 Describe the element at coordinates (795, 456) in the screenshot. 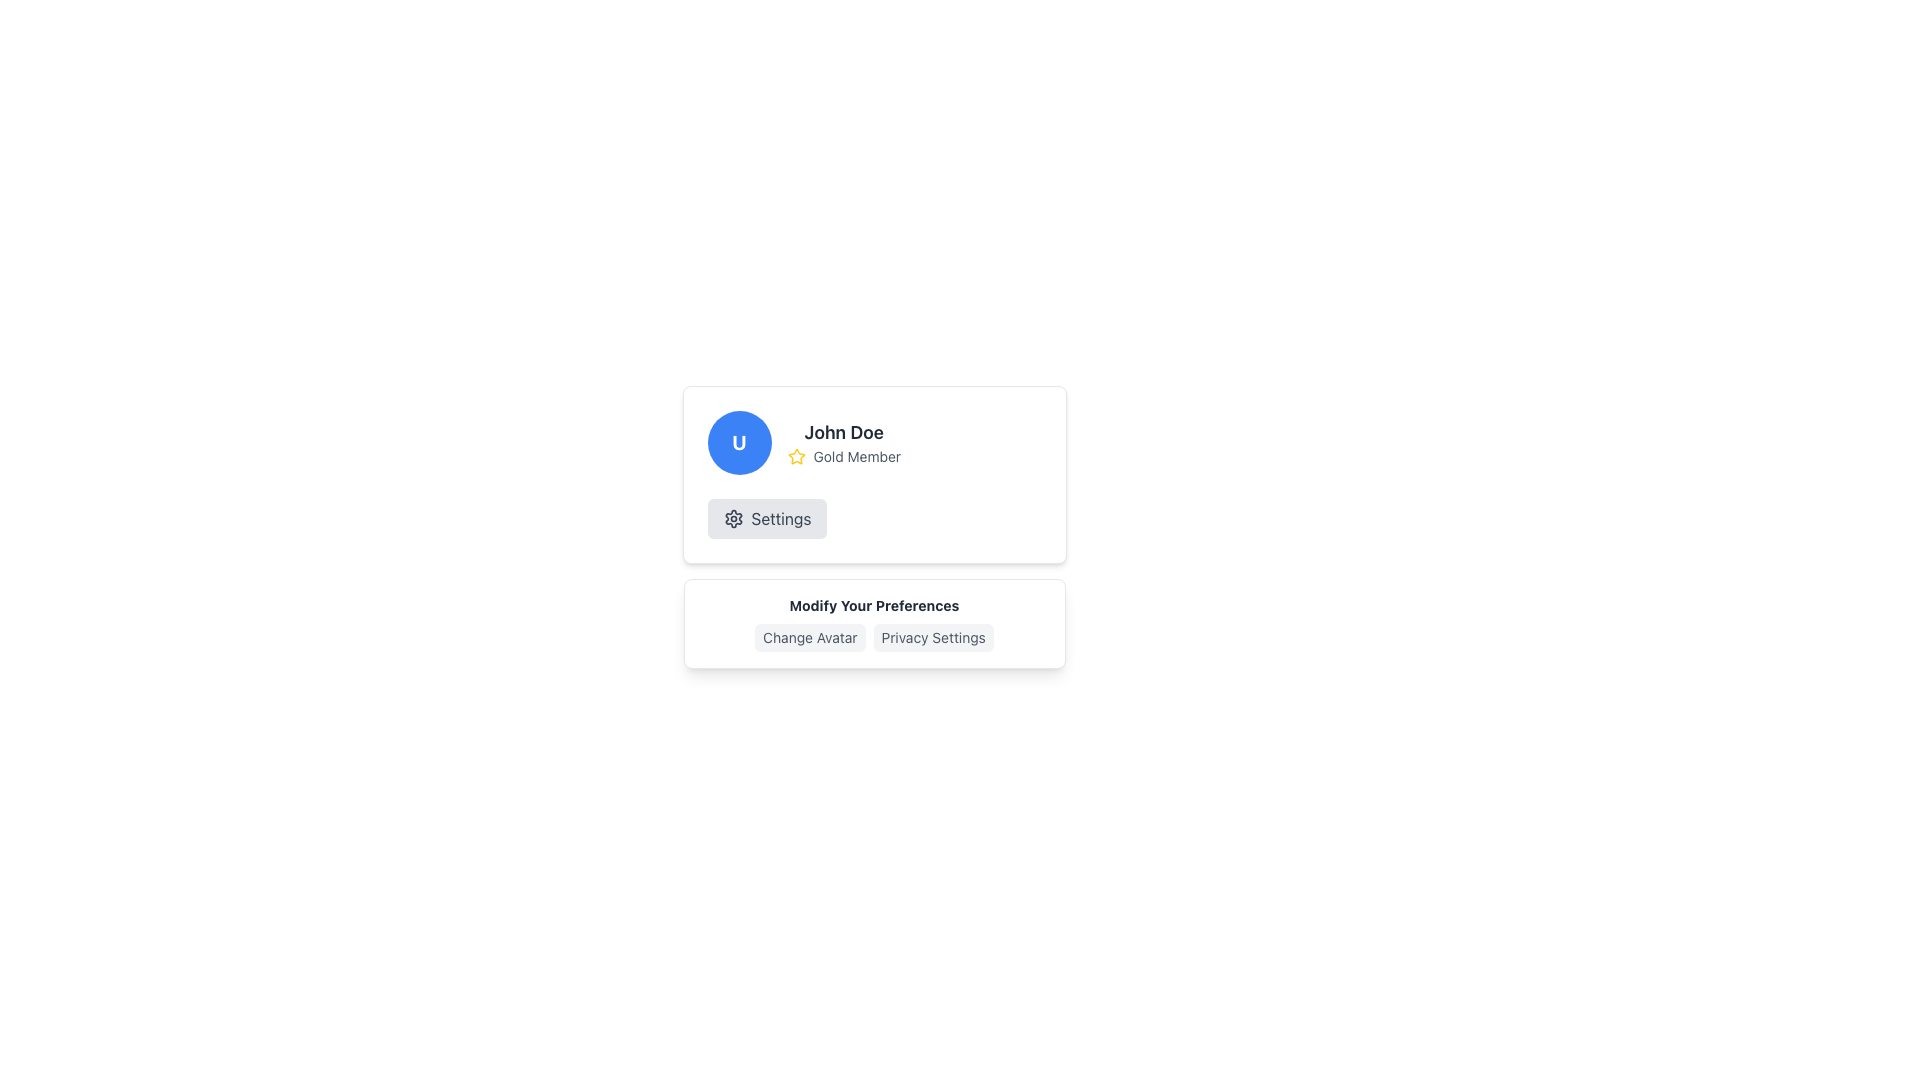

I see `the star-shaped icon with a yellow outline, associated with the 'Gold Member' label, located to the left of the label and above the 'Settings' button` at that location.